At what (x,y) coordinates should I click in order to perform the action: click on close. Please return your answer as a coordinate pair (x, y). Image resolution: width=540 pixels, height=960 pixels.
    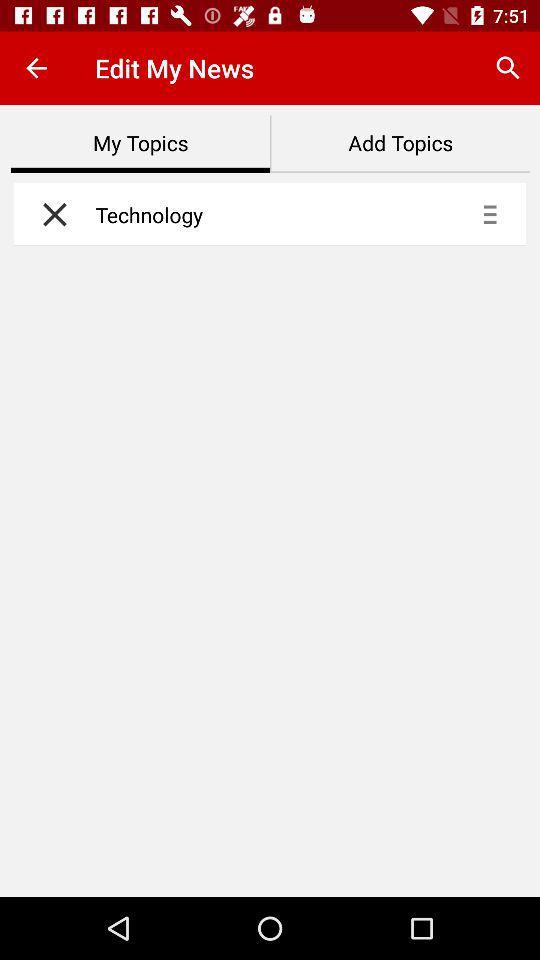
    Looking at the image, I should click on (49, 214).